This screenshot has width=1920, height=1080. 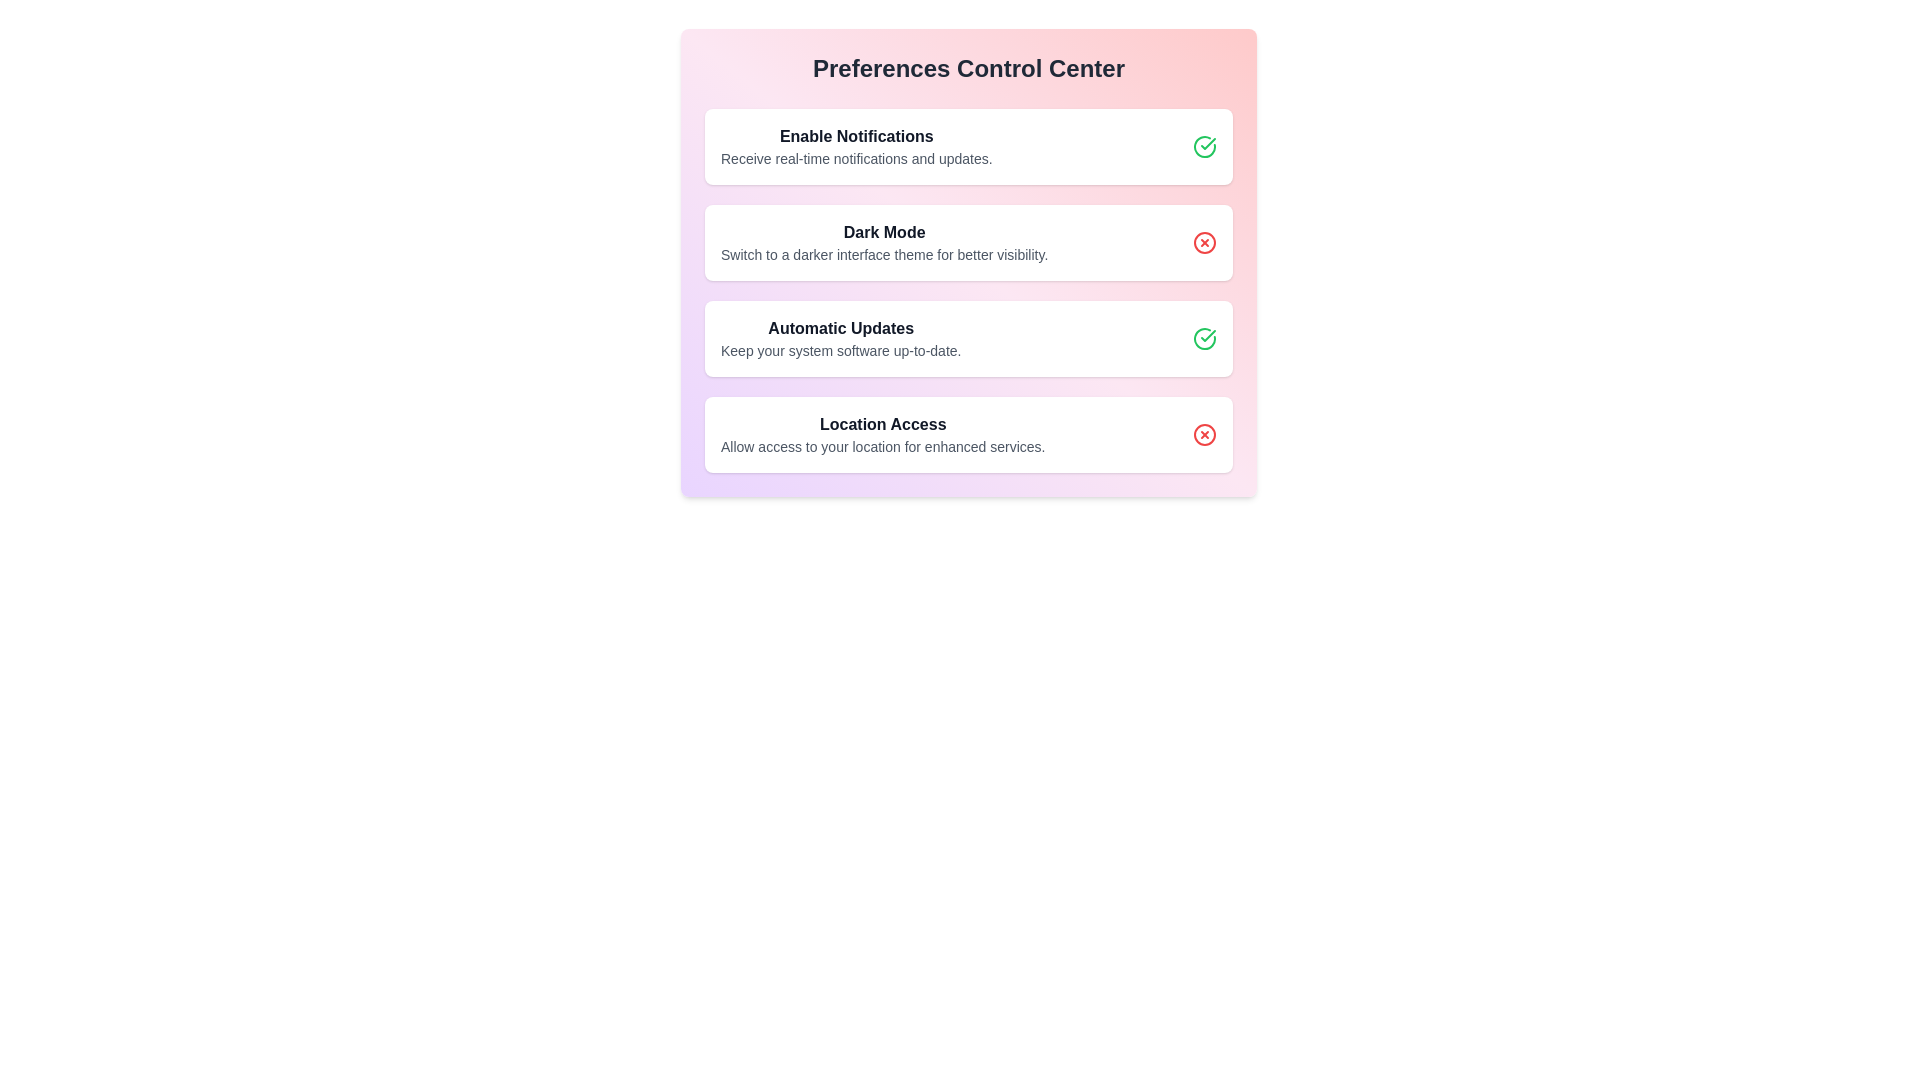 I want to click on the text label that reads 'Allow access to your location for enhanced services.' which is styled in a small, gray font and positioned below the 'Location Access' title, so click(x=882, y=446).